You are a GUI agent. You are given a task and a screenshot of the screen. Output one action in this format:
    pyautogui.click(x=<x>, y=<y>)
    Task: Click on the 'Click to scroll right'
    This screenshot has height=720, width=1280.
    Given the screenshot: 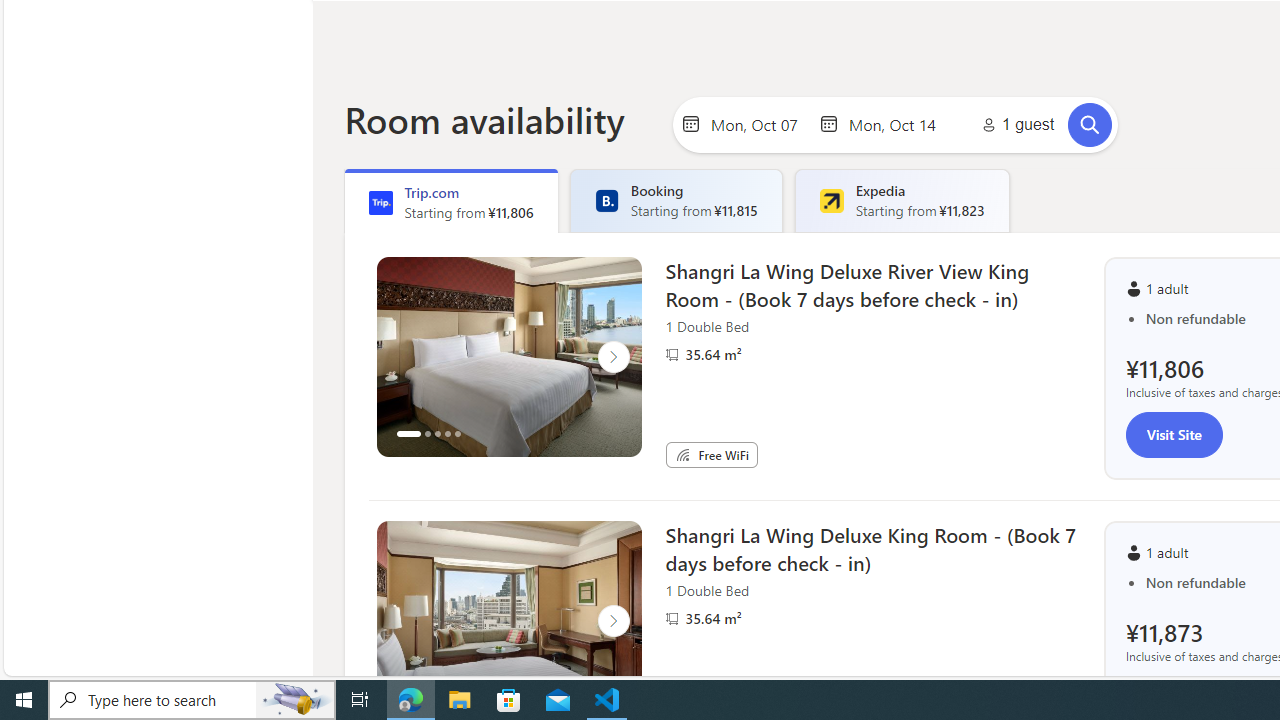 What is the action you would take?
    pyautogui.click(x=612, y=620)
    